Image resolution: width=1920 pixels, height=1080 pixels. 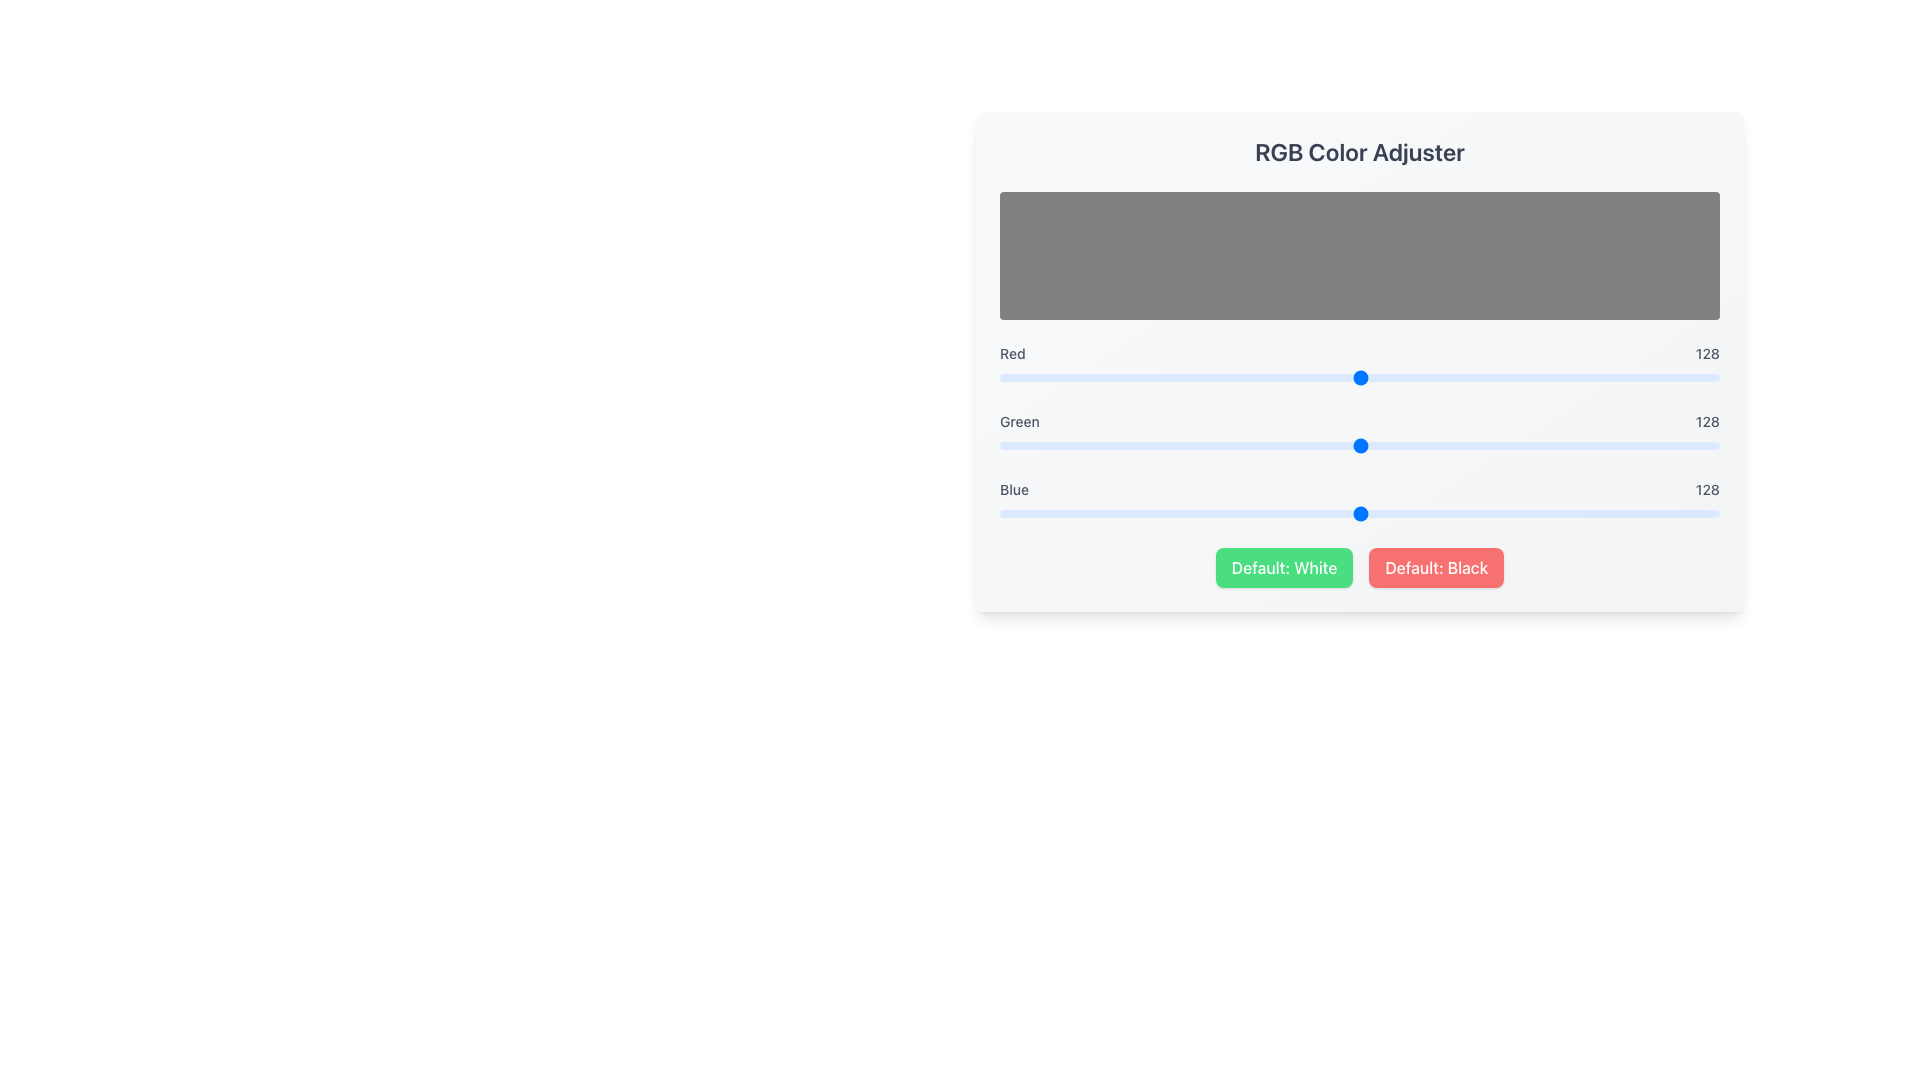 What do you see at coordinates (1359, 366) in the screenshot?
I see `the horizontal slider bar labeled 'Red' to move the knob directly to the clicked position` at bounding box center [1359, 366].